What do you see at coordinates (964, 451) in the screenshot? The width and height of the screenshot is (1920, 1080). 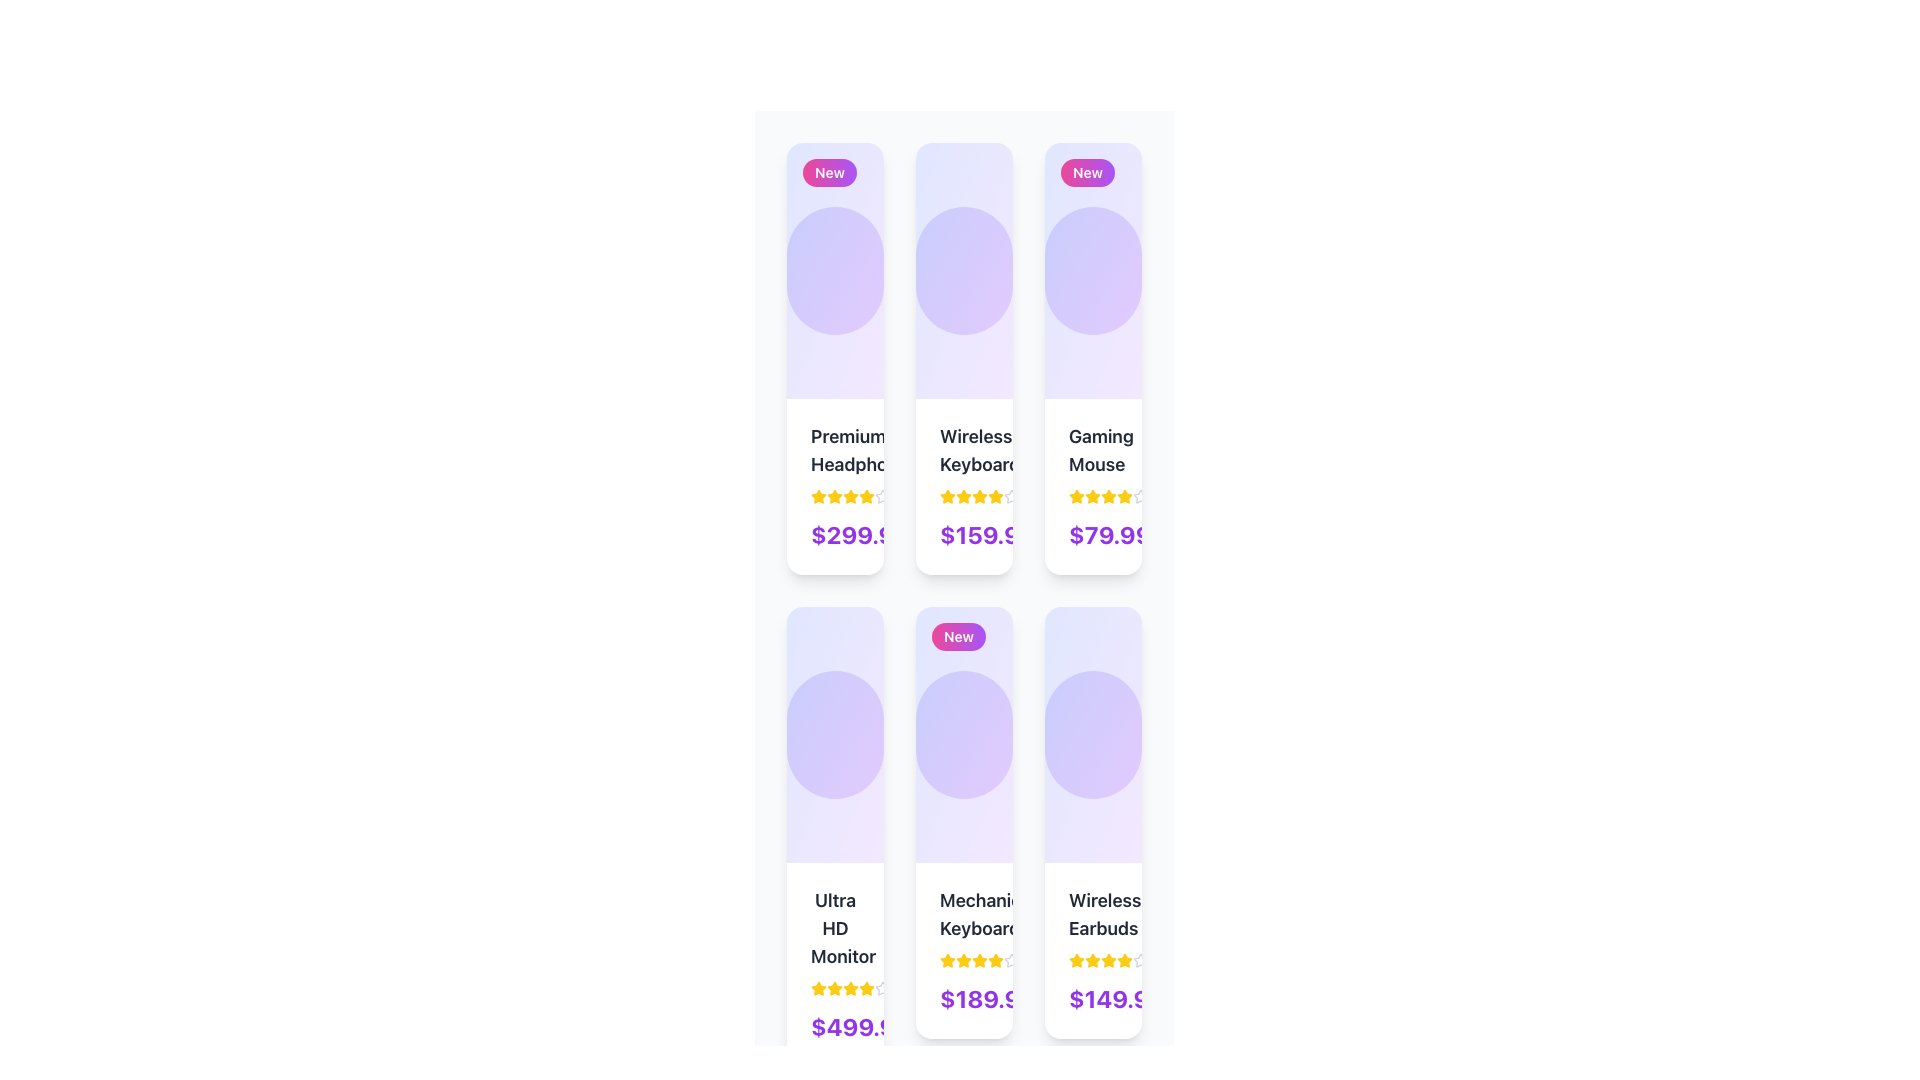 I see `the static text element displaying 'Wireless Keyboard', which is styled in bold gray font and is located in the second column of the top row of a product card grid` at bounding box center [964, 451].